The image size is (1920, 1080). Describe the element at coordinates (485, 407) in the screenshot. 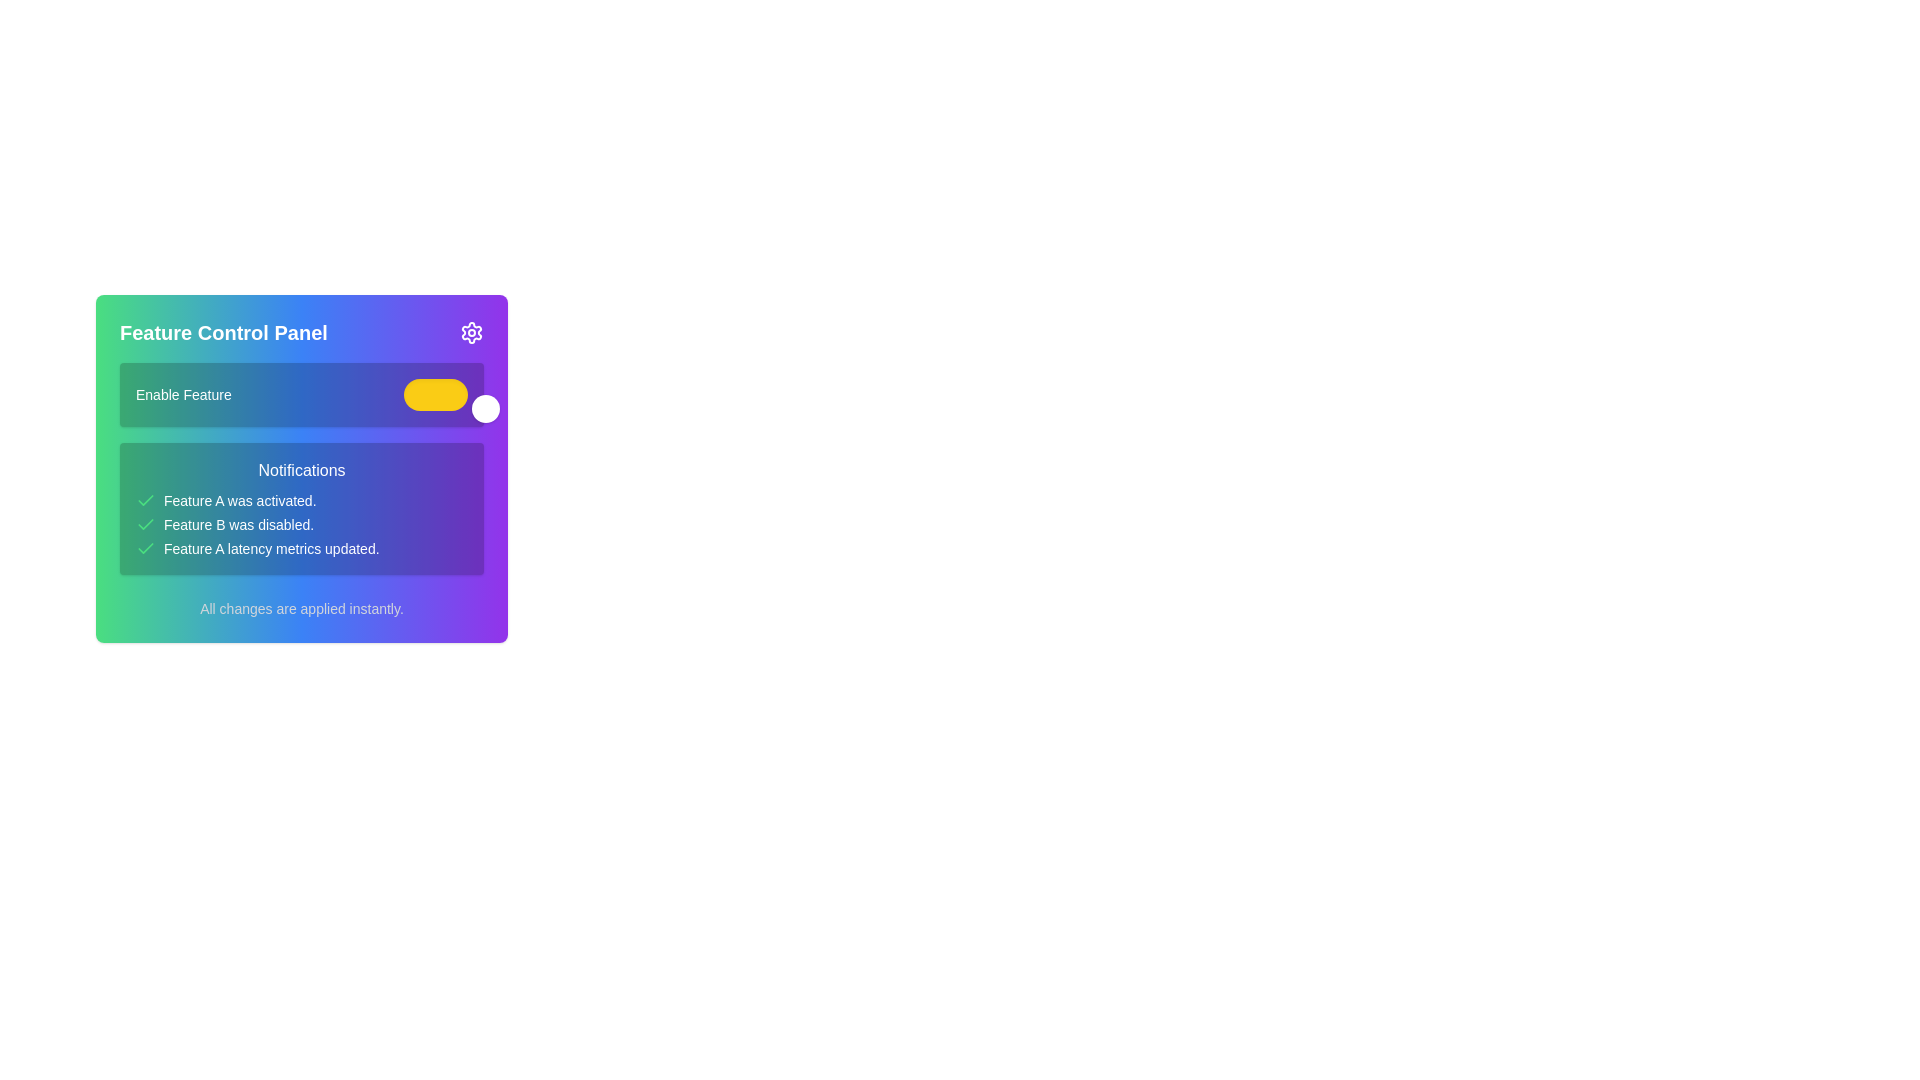

I see `the circular handle of the toggle switch located on the rightmost side of the switch in the 'Feature Control Panel'` at that location.